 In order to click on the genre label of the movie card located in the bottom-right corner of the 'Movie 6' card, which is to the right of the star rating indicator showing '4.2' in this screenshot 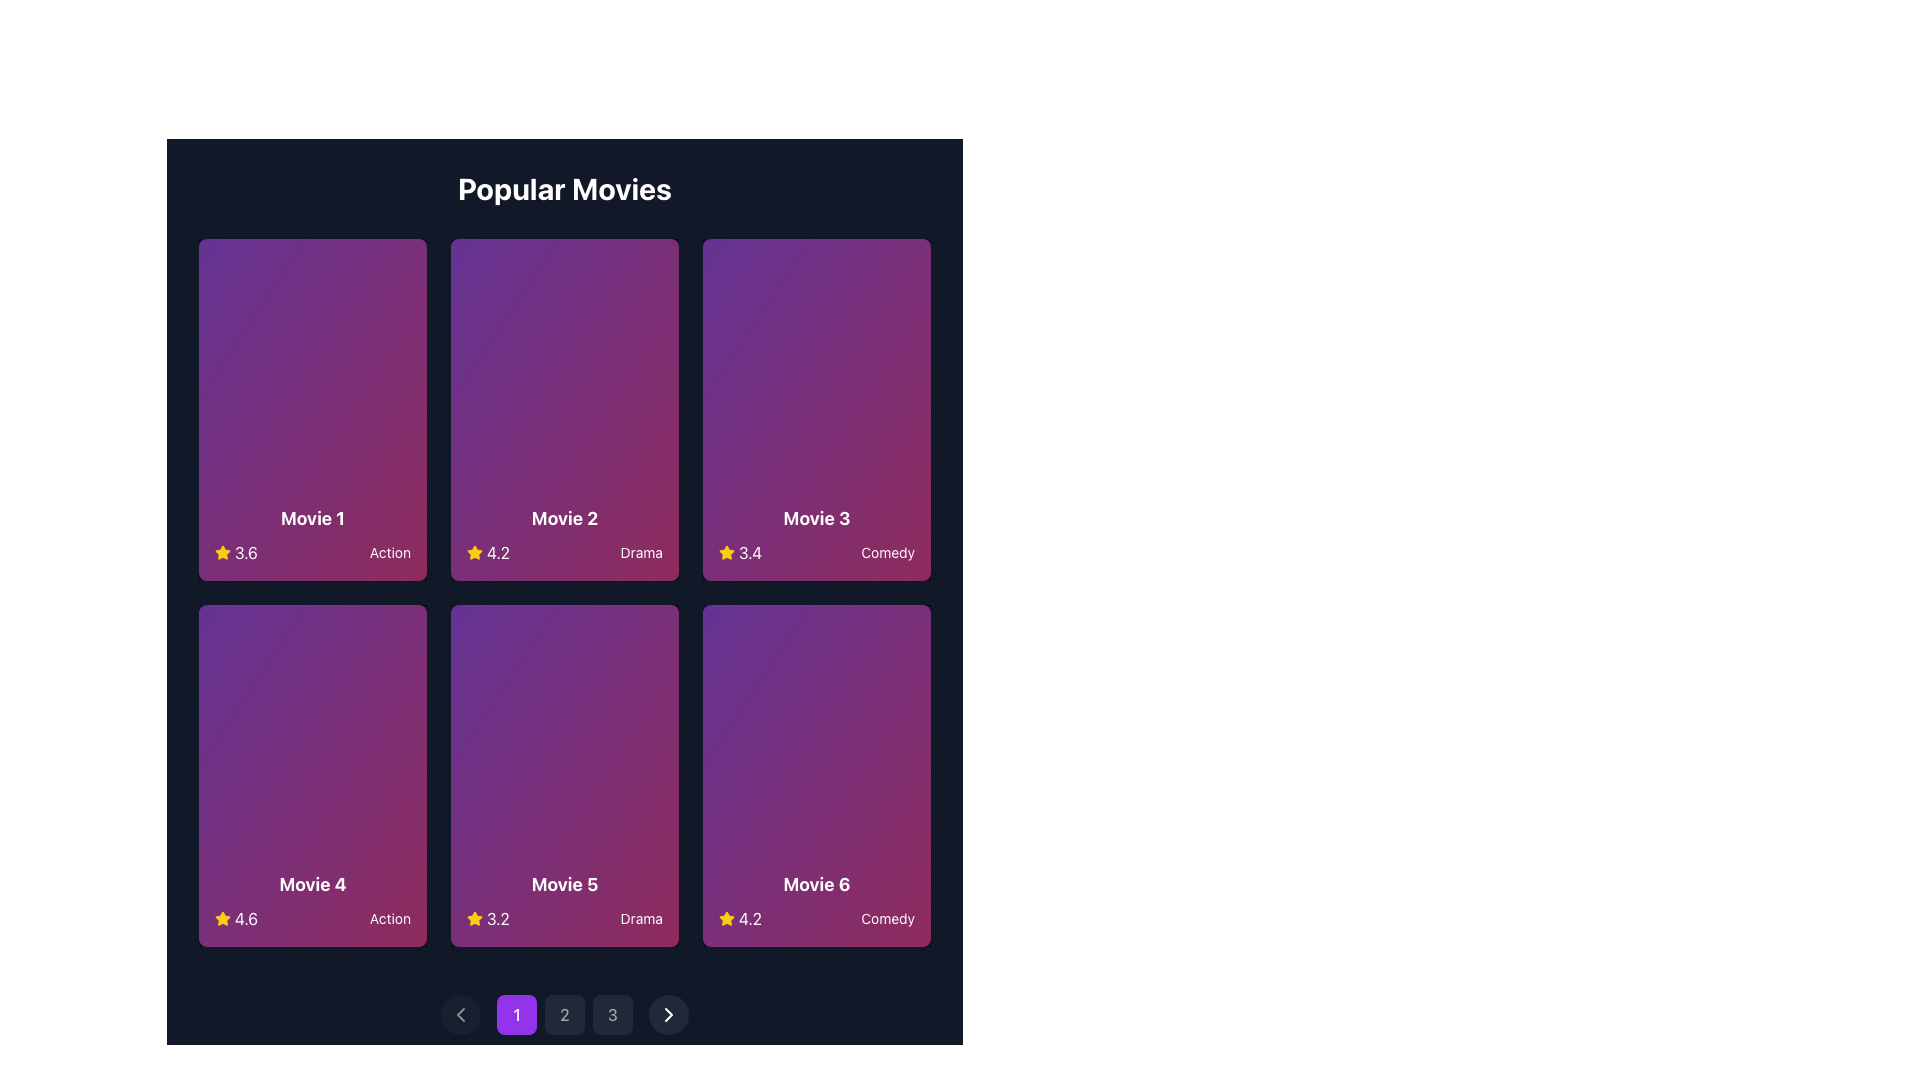, I will do `click(887, 918)`.